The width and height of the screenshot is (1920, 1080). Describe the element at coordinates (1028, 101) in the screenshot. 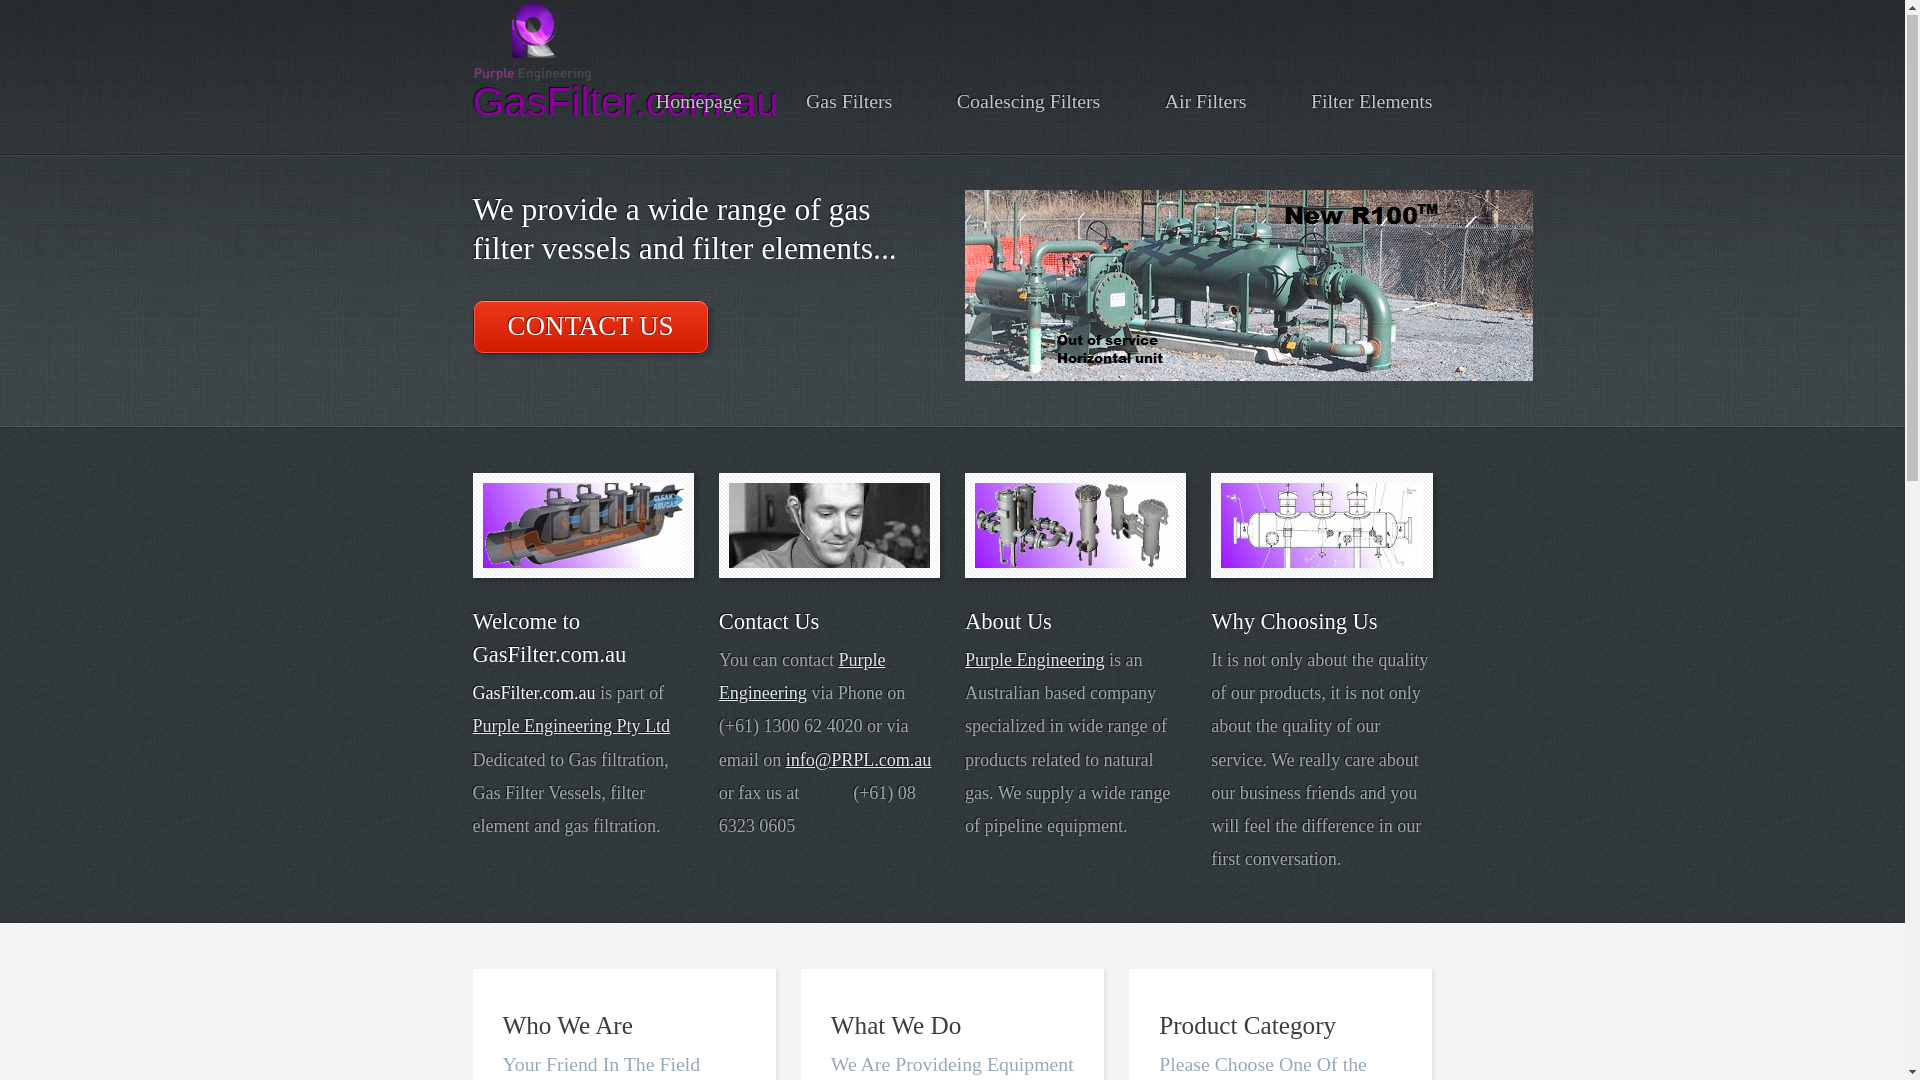

I see `'Coalescing Filters'` at that location.